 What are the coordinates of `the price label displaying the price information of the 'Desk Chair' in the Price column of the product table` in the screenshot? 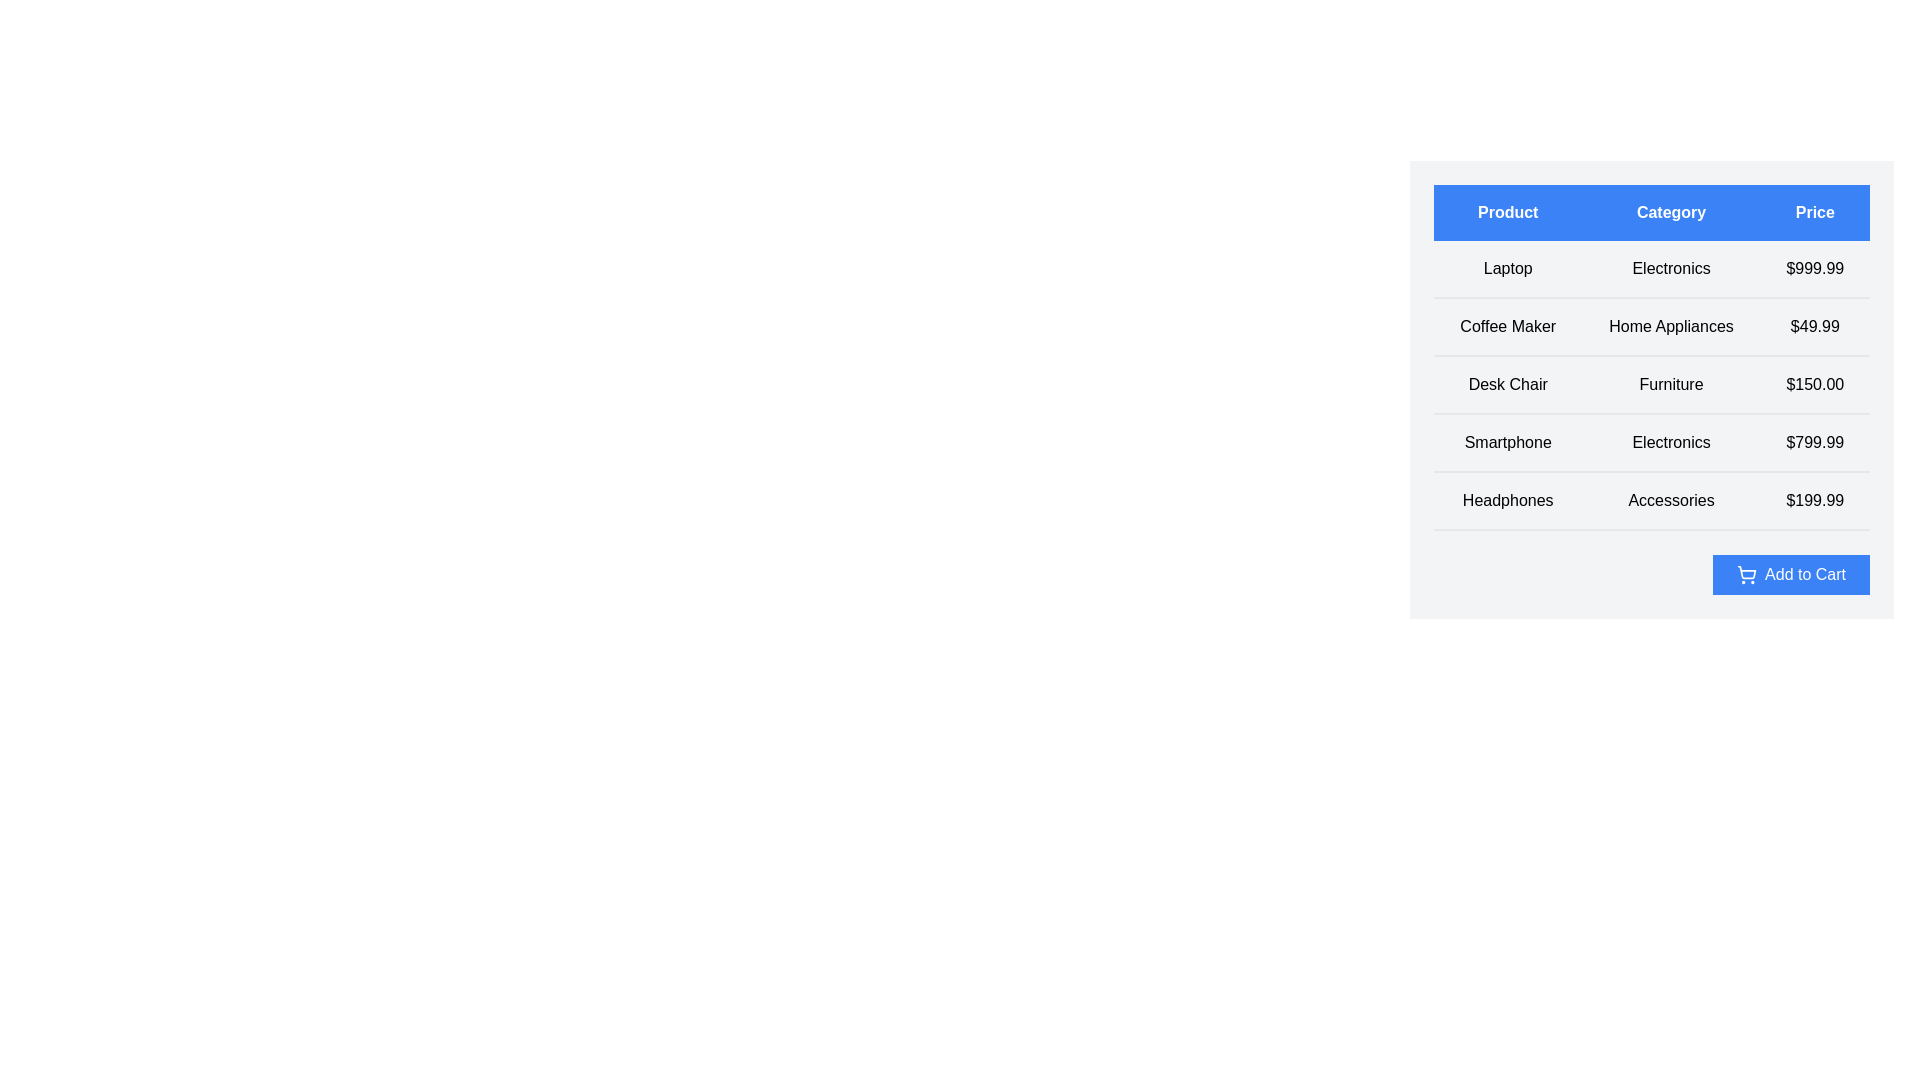 It's located at (1815, 385).